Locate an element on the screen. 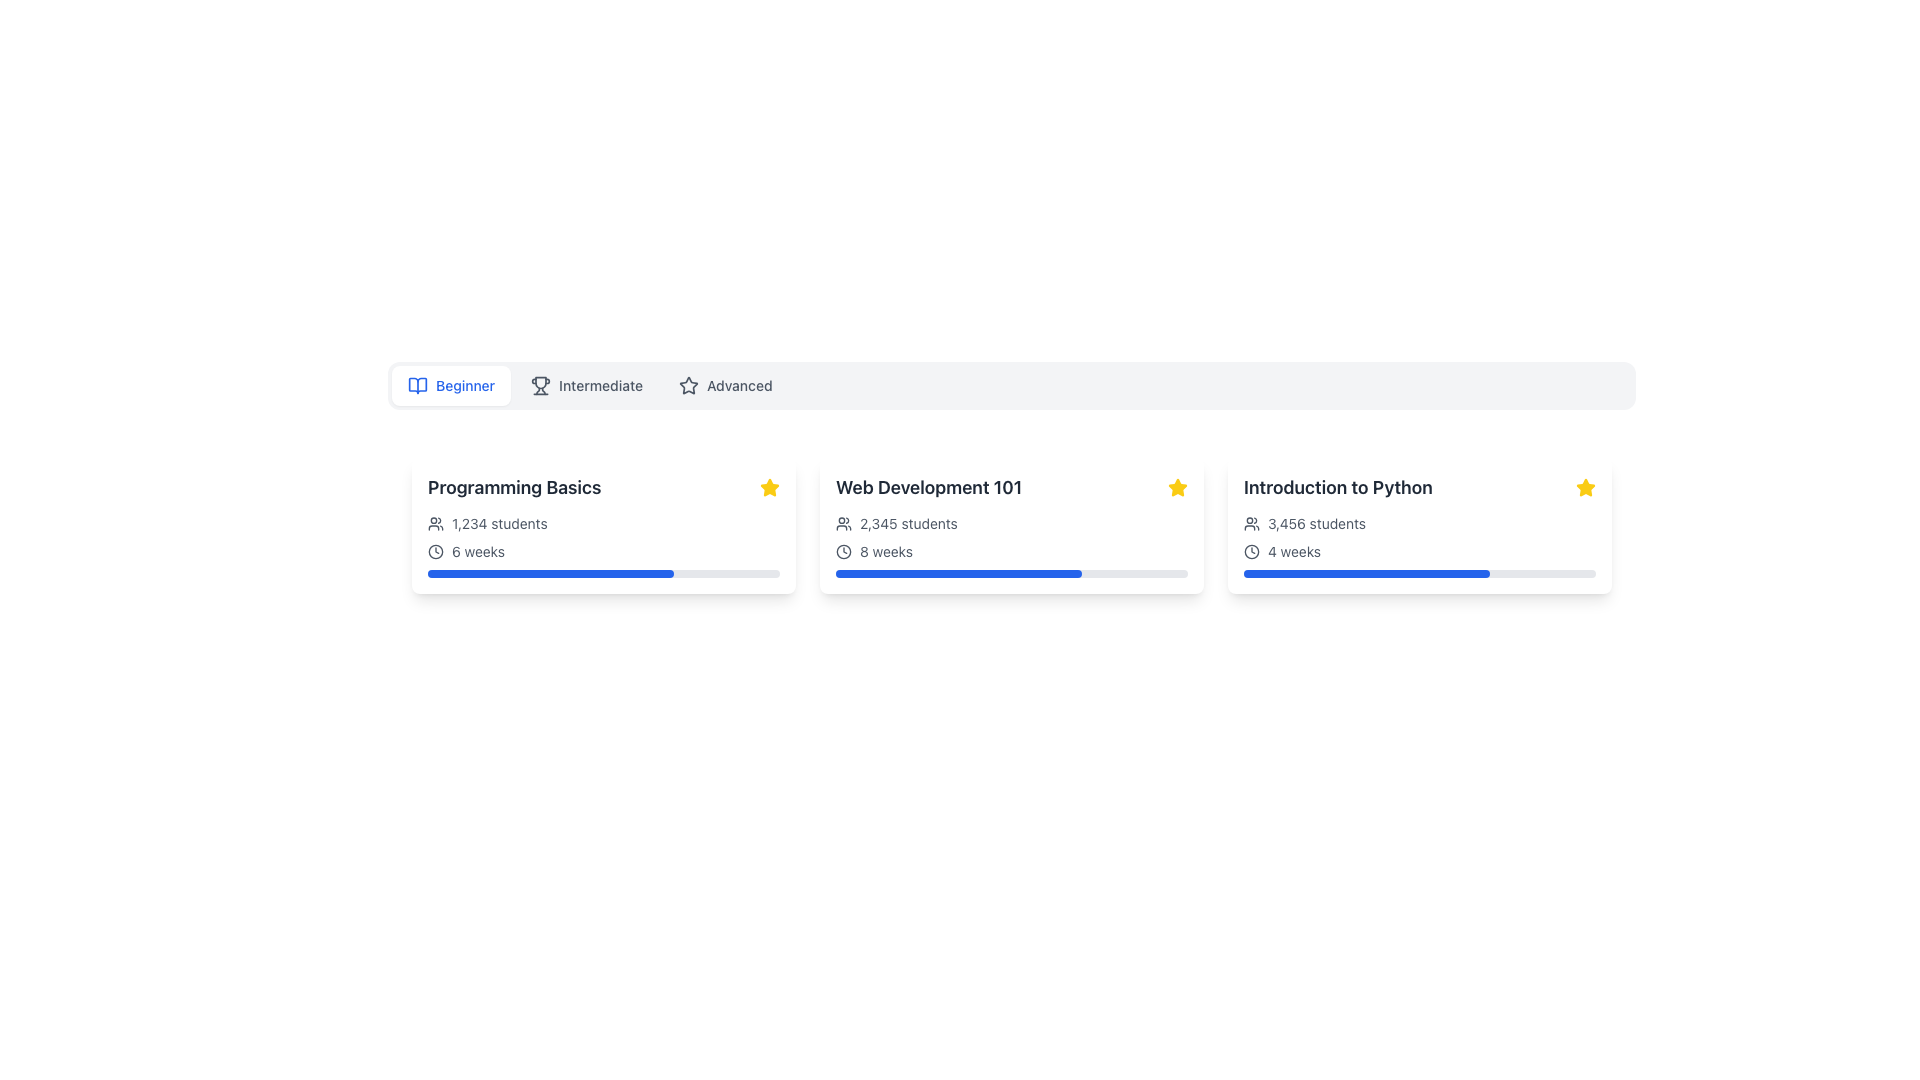 The height and width of the screenshot is (1080, 1920). the star icon is located at coordinates (768, 488).